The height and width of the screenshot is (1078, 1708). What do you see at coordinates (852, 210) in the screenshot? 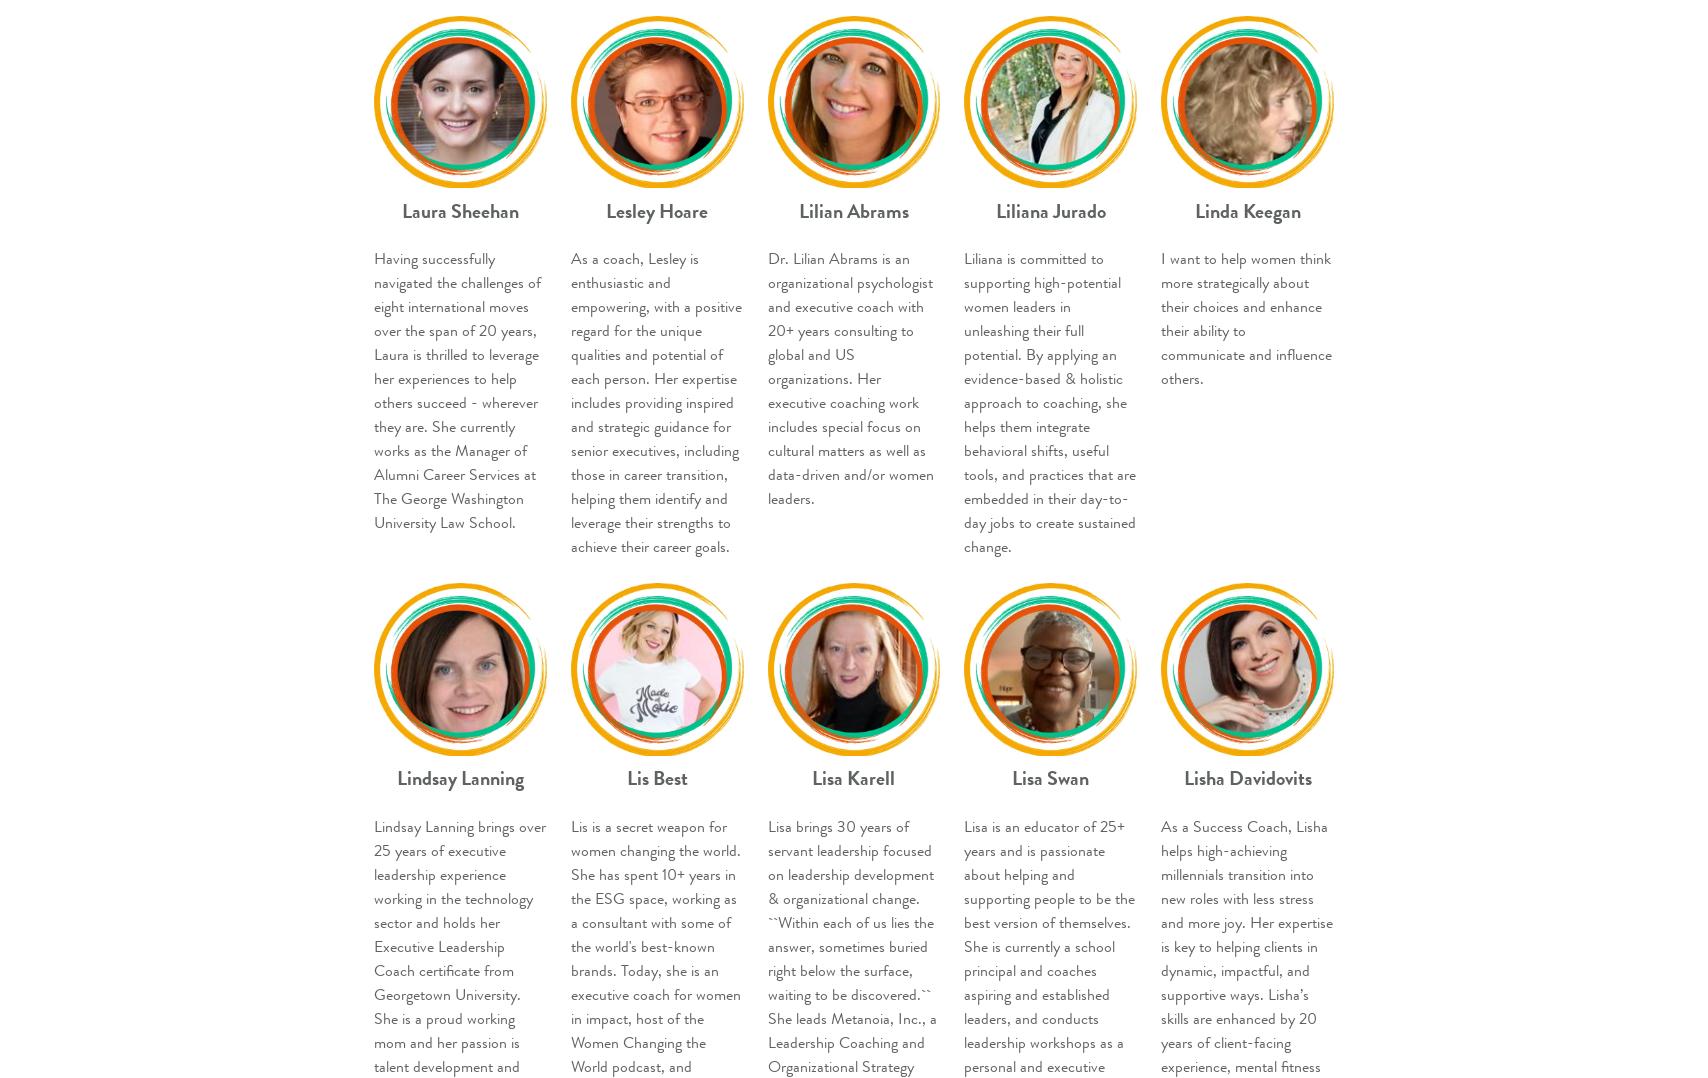
I see `'Lilian Abrams'` at bounding box center [852, 210].